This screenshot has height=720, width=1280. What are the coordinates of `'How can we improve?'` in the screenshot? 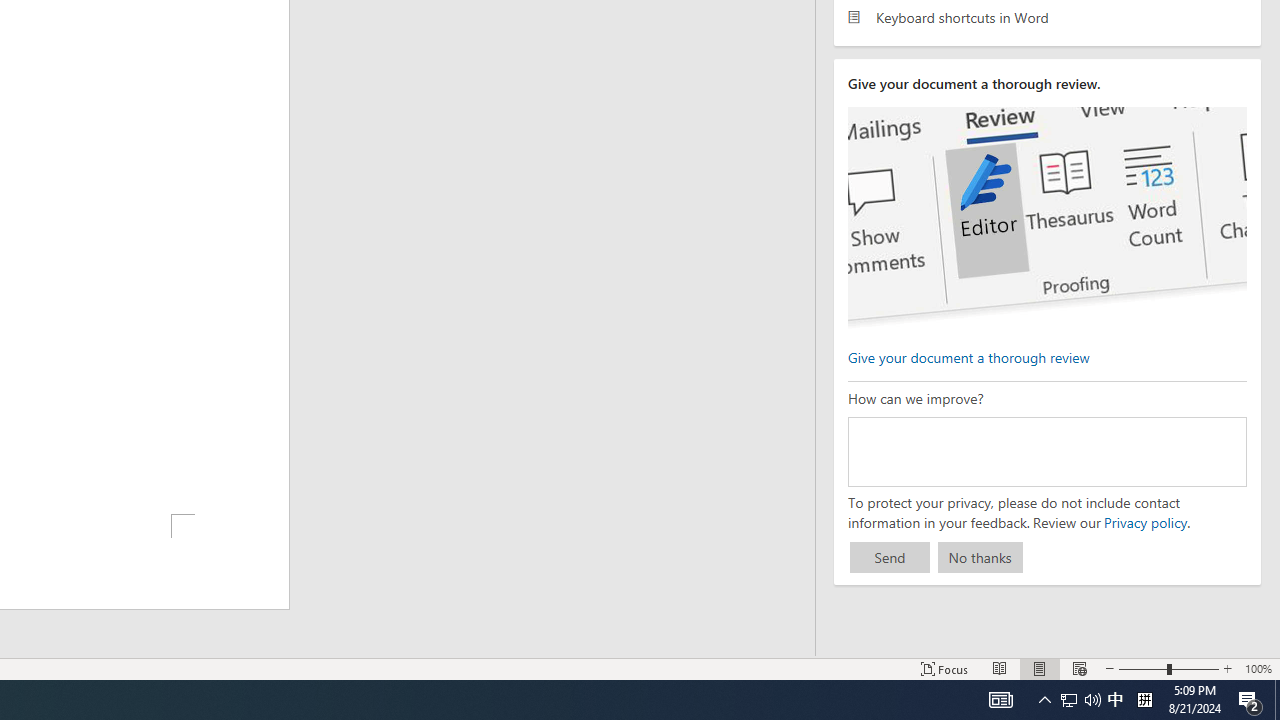 It's located at (1046, 451).